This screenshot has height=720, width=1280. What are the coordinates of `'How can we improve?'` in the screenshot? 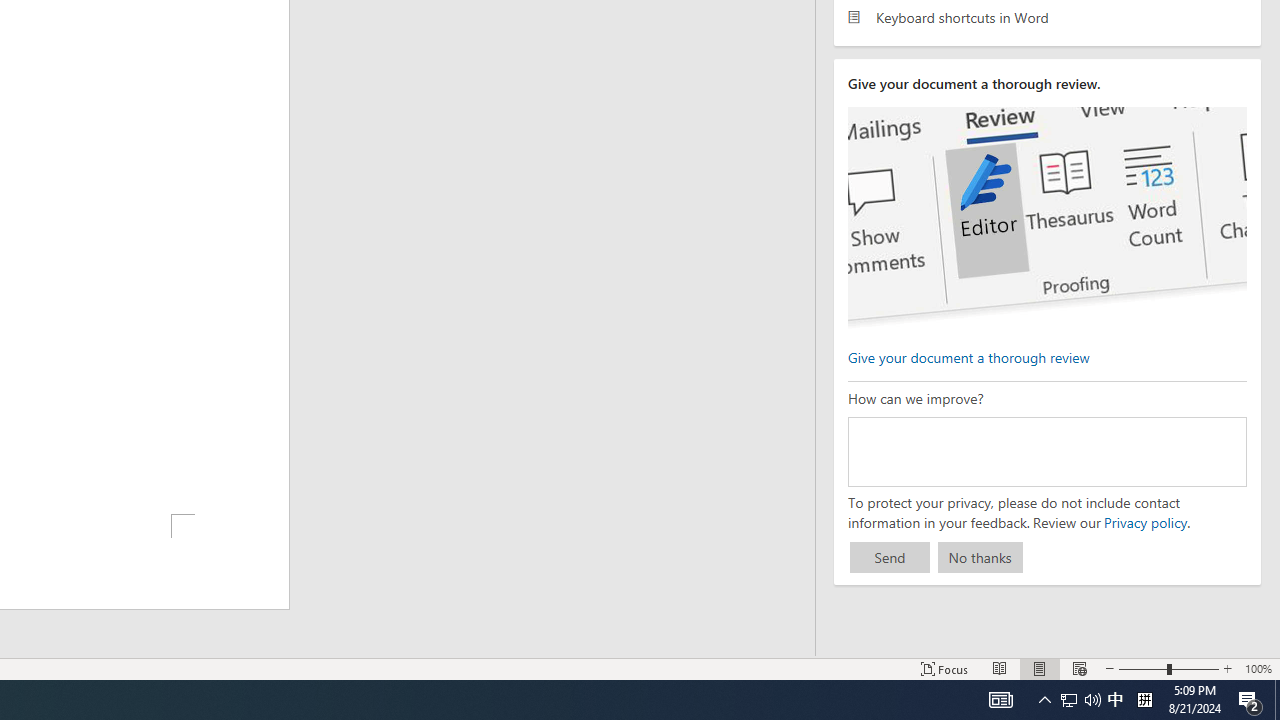 It's located at (1046, 451).